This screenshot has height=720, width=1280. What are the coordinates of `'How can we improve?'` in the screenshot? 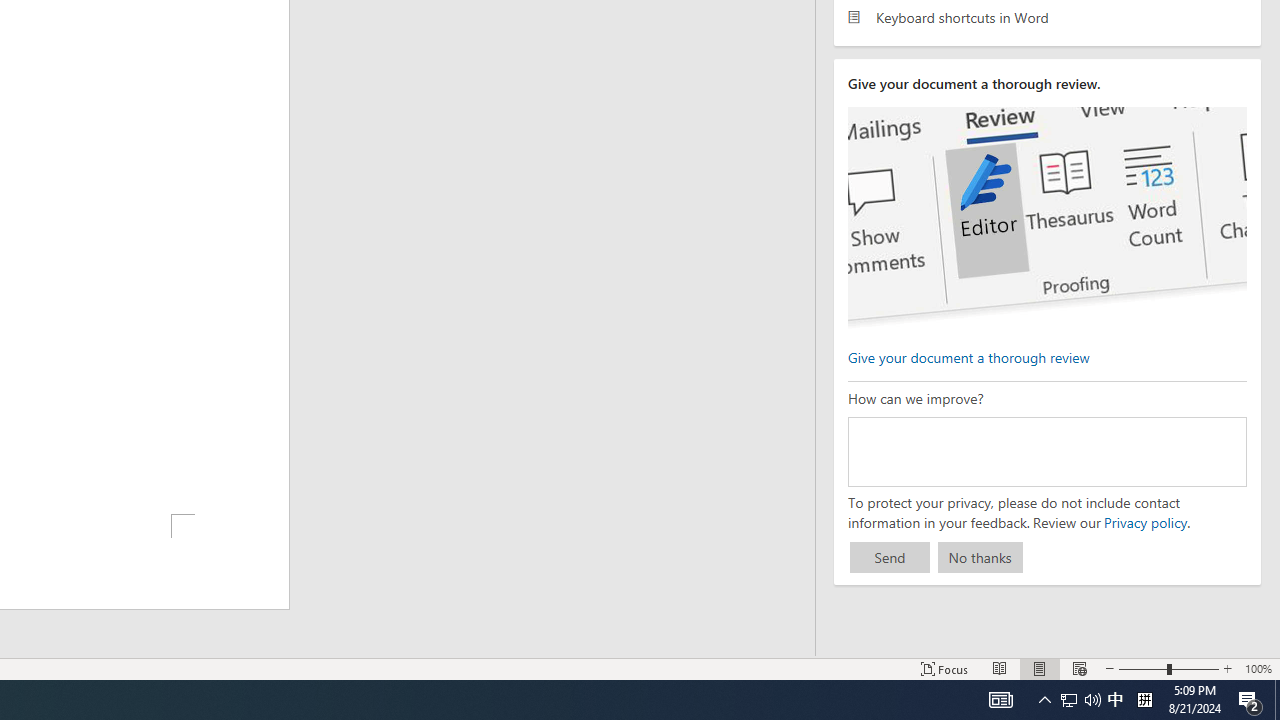 It's located at (1046, 451).